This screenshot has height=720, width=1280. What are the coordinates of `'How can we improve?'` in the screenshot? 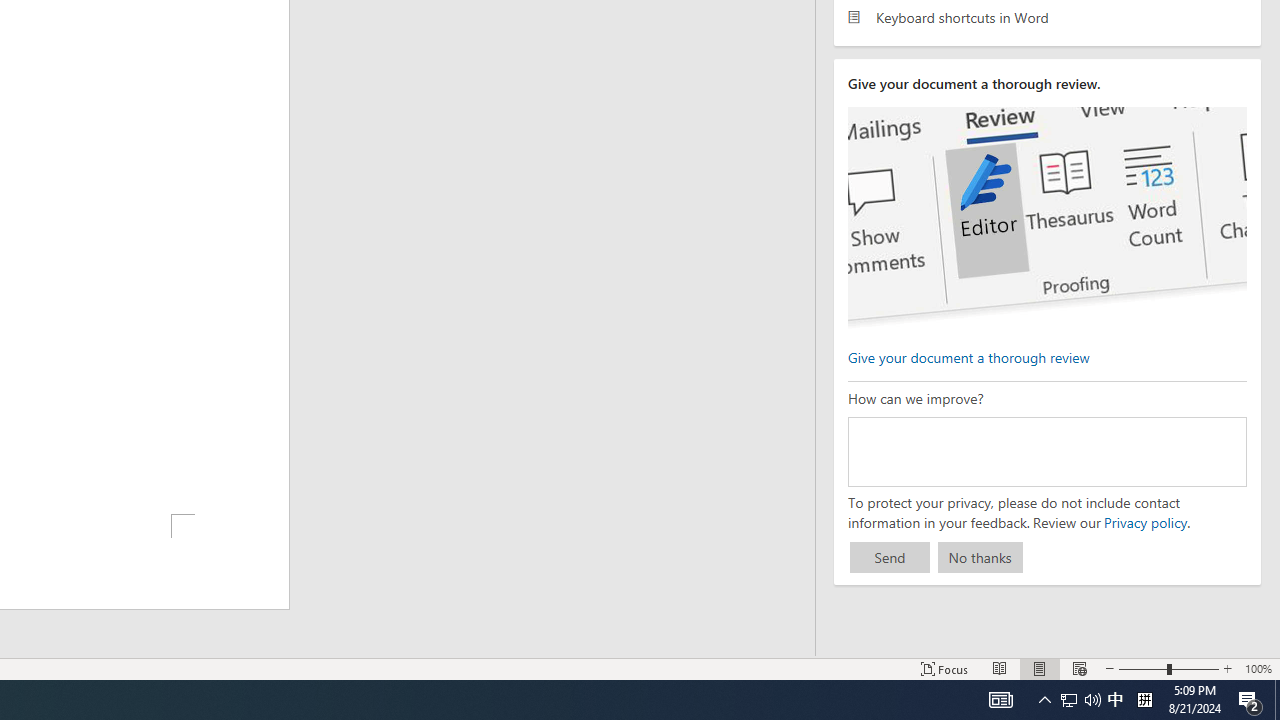 It's located at (1046, 451).